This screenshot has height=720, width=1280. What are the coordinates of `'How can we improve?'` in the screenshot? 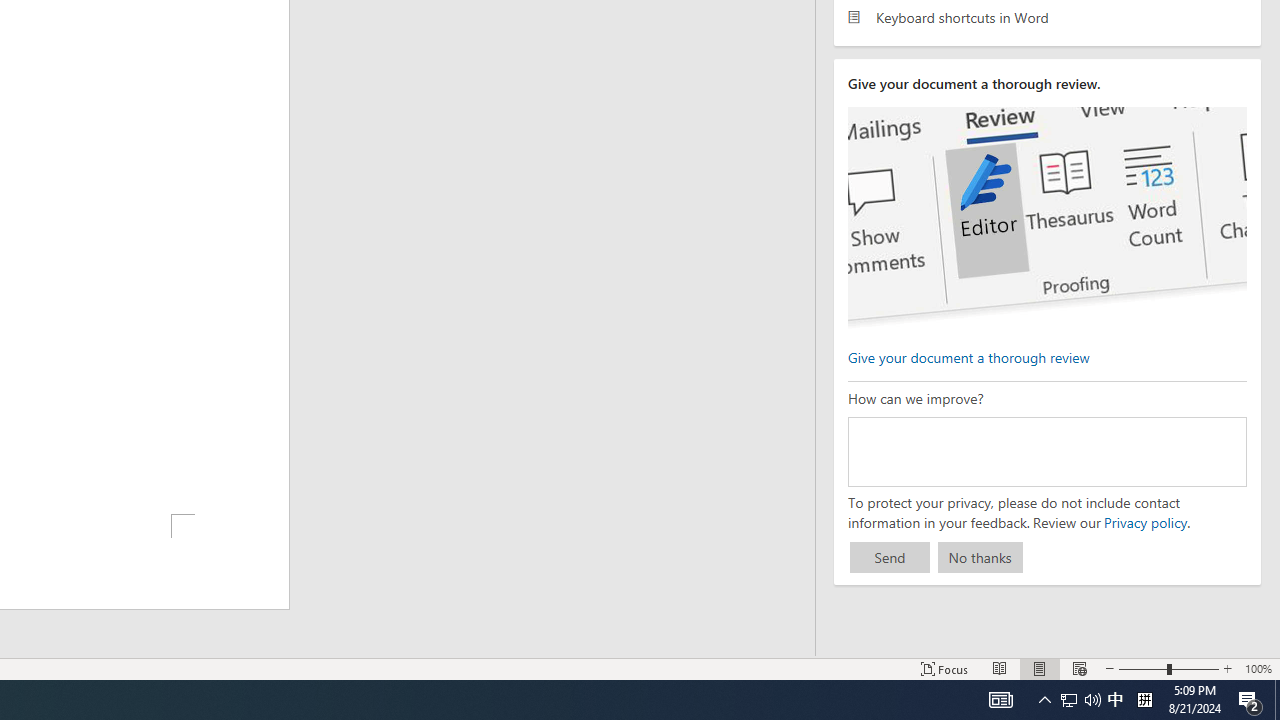 It's located at (1046, 451).